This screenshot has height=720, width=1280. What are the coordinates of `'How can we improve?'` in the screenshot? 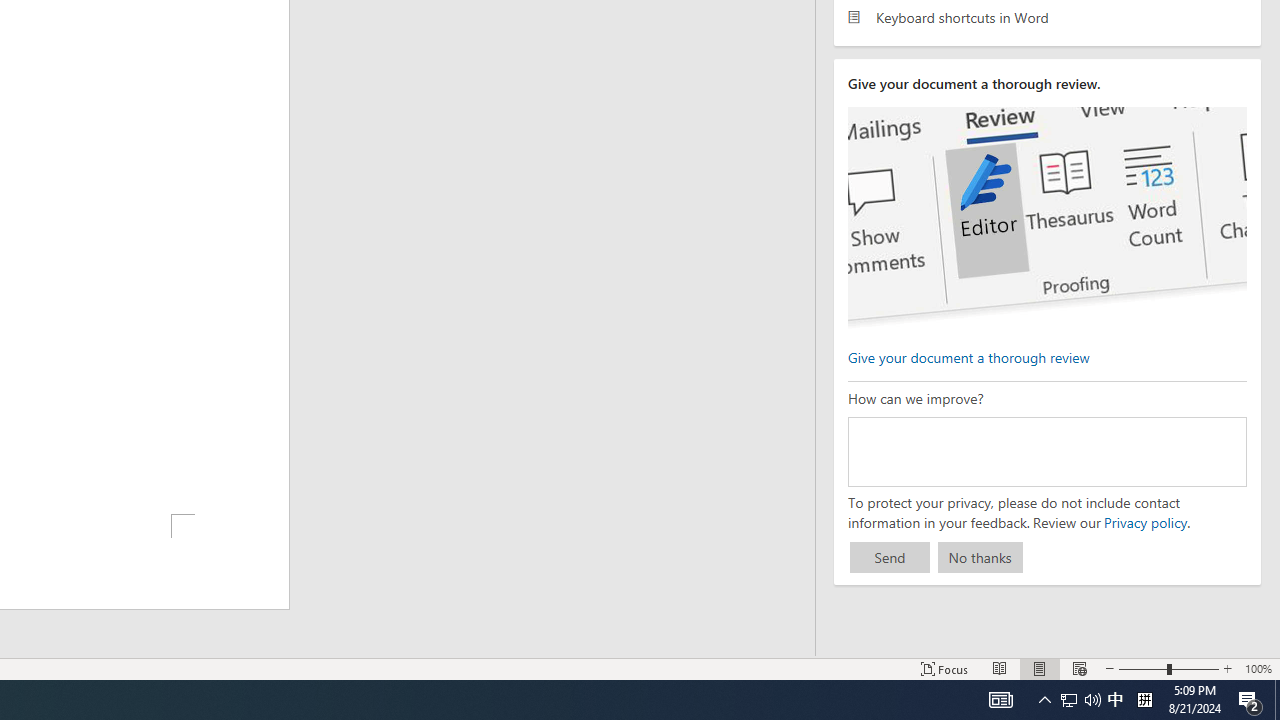 It's located at (1046, 451).